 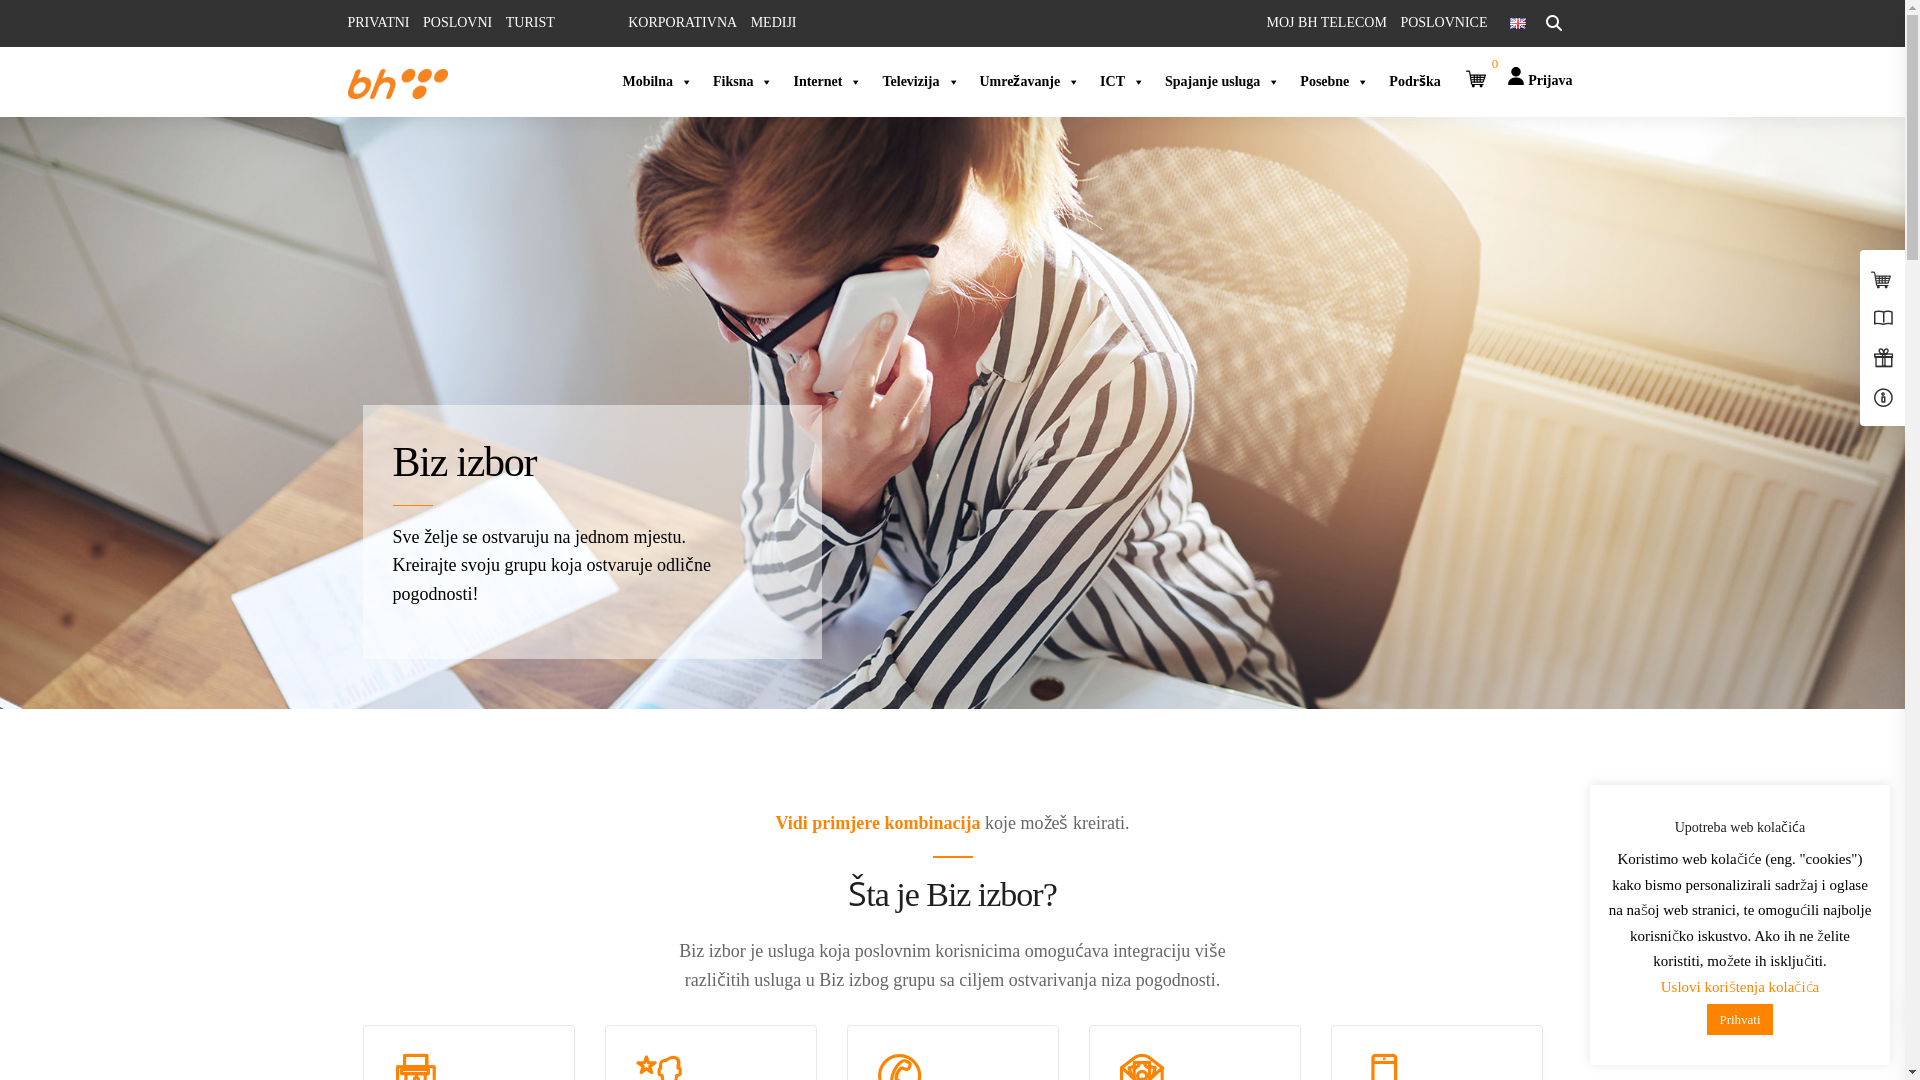 I want to click on 'Prihvati', so click(x=1738, y=1019).